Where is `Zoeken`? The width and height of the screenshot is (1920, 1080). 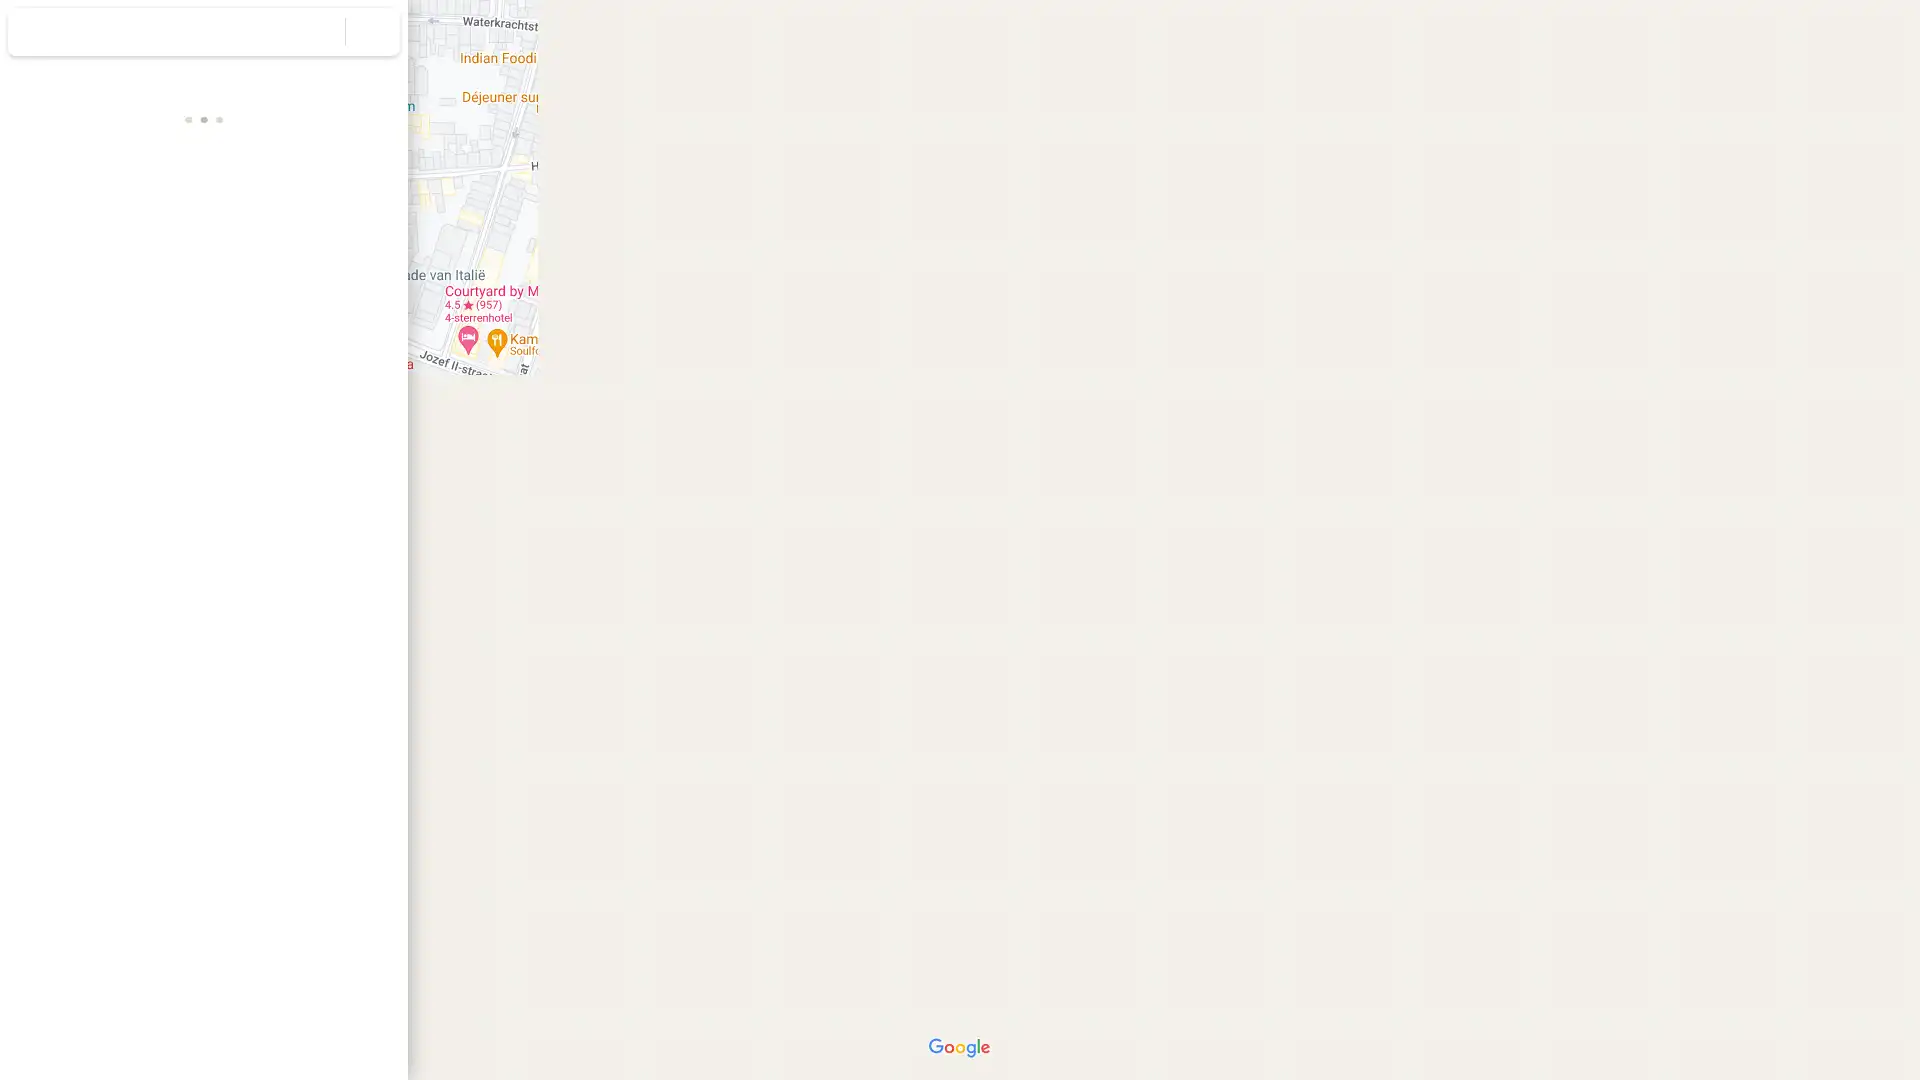
Zoeken is located at coordinates (317, 31).